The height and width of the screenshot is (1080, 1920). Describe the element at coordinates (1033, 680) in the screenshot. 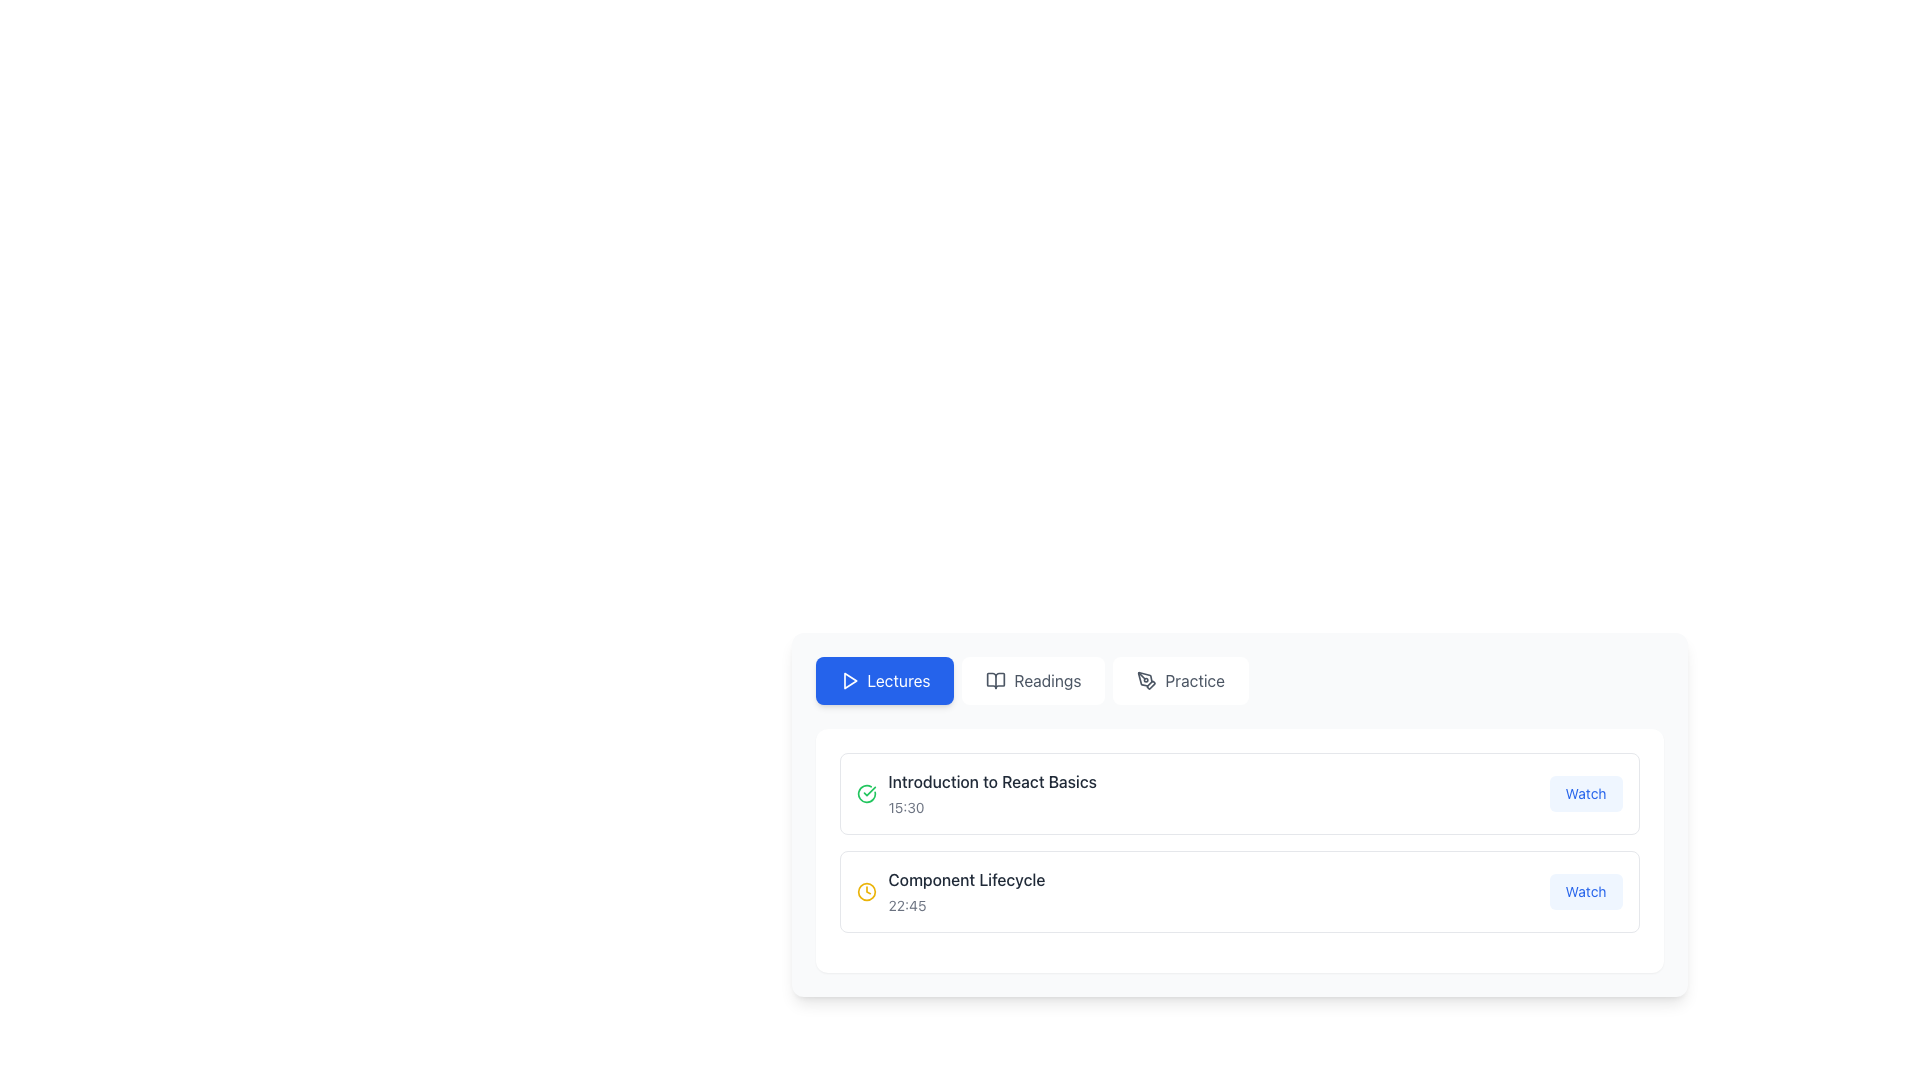

I see `the 'Readings' button` at that location.